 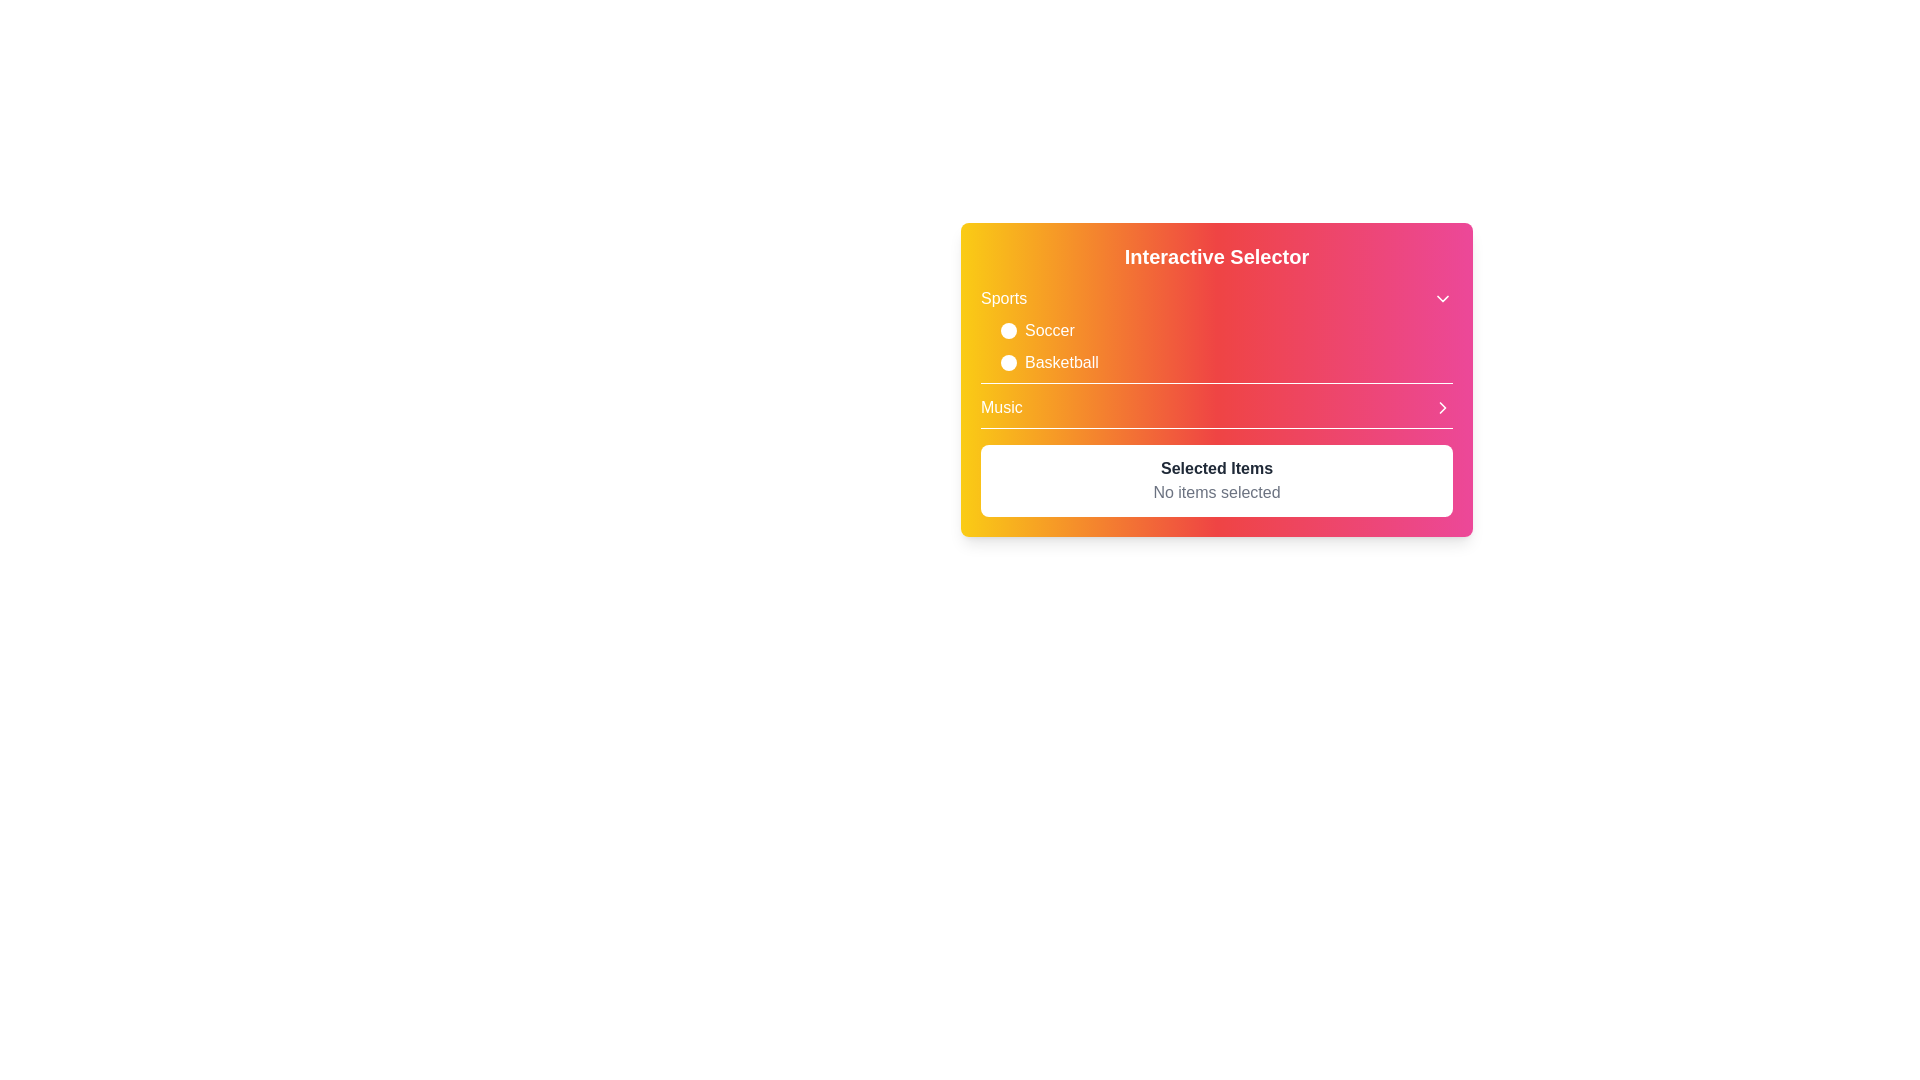 What do you see at coordinates (1008, 362) in the screenshot?
I see `the square-shaped button with a white background and rounded borders, located on the left side of the word 'Basketball'` at bounding box center [1008, 362].